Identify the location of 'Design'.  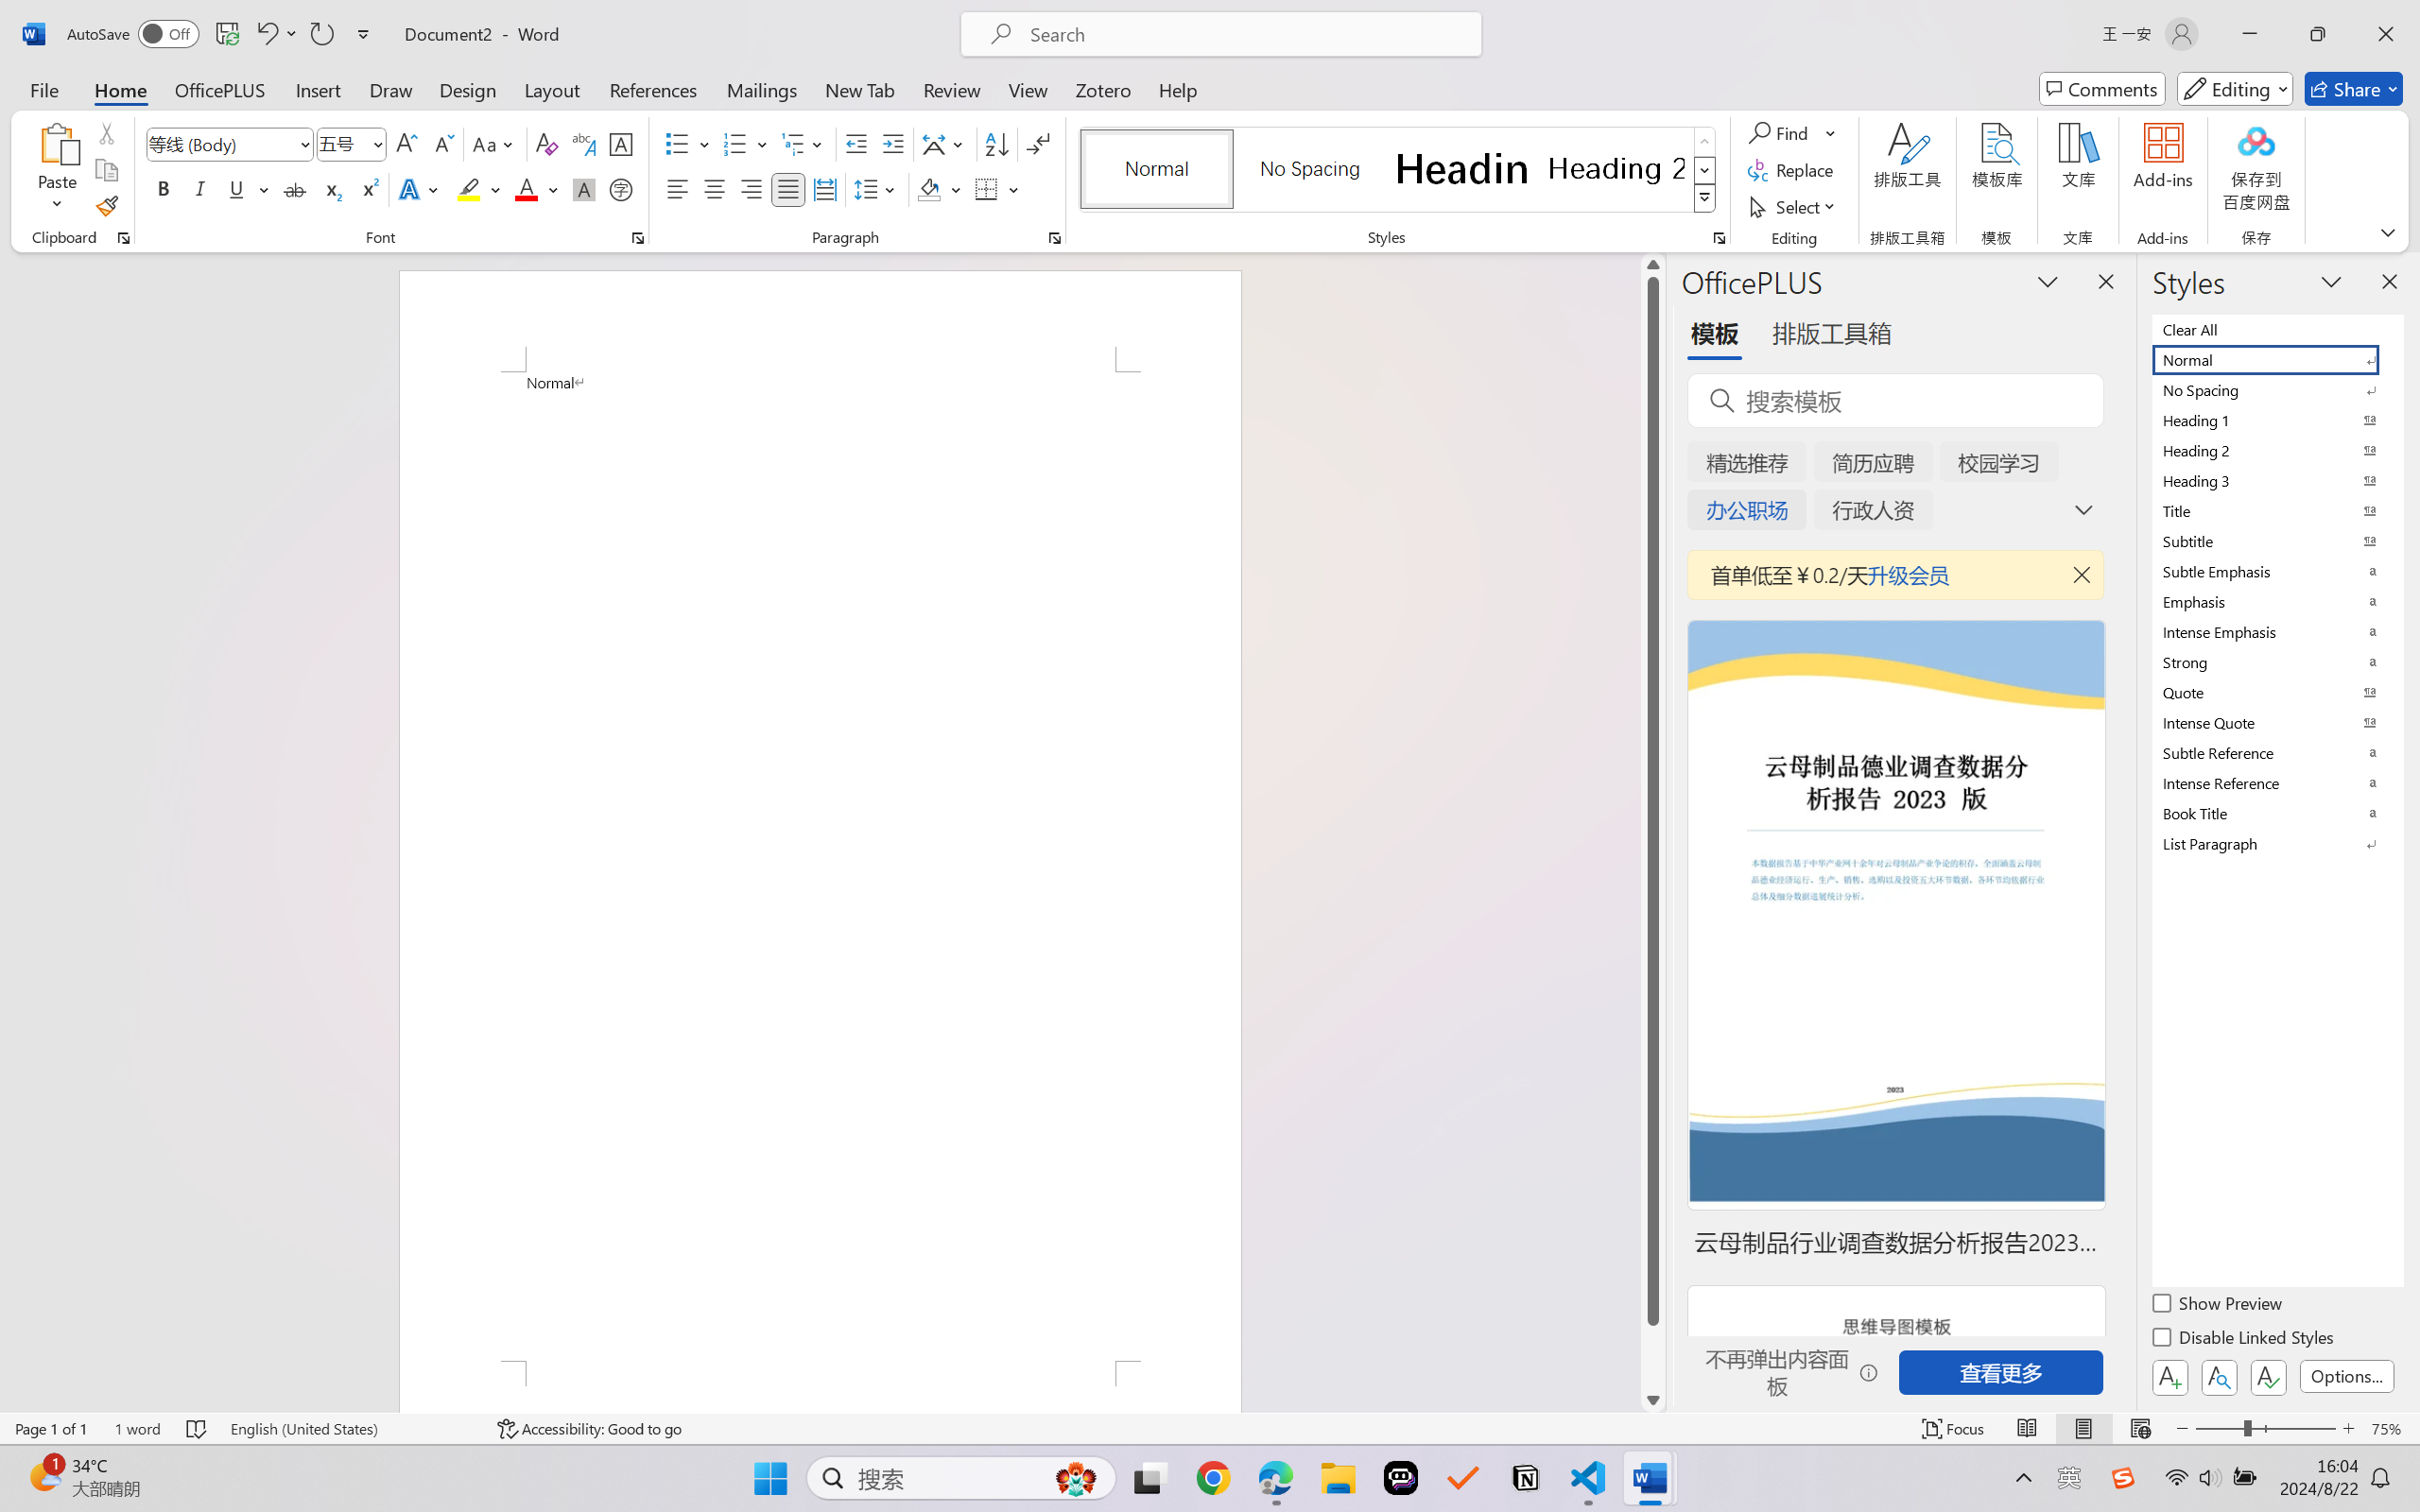
(467, 88).